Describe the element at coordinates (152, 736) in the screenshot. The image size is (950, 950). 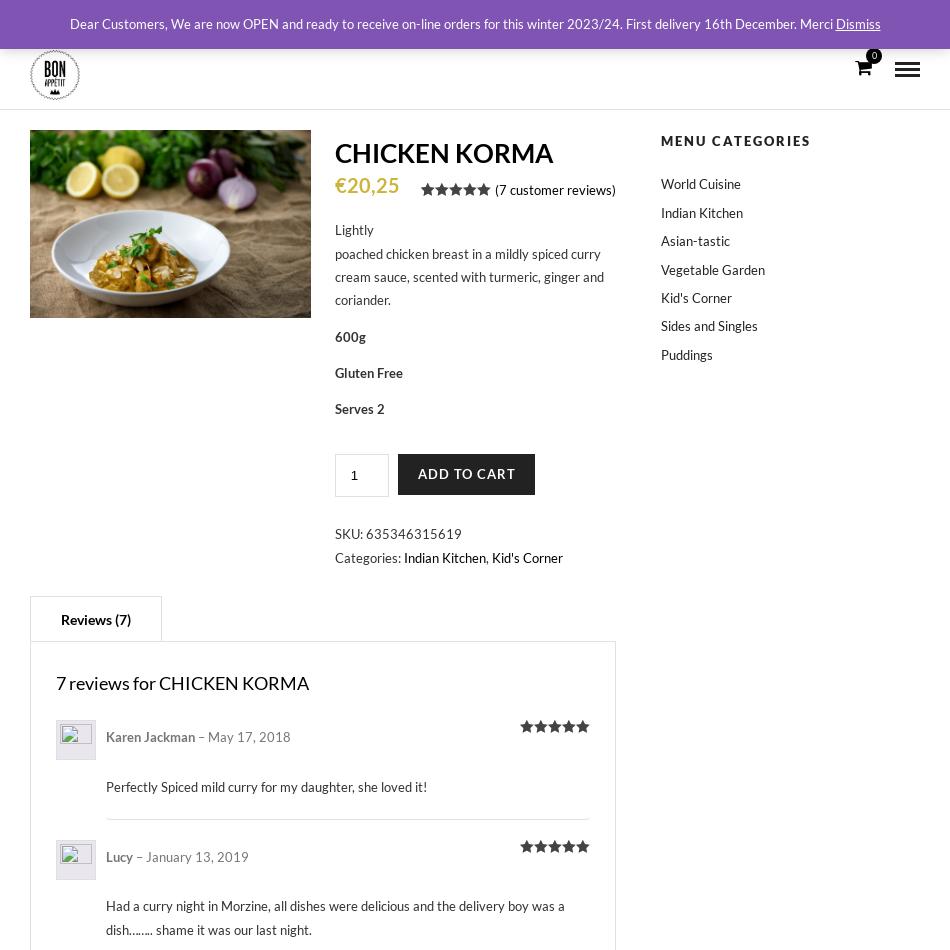
I see `'Karen Jackman'` at that location.